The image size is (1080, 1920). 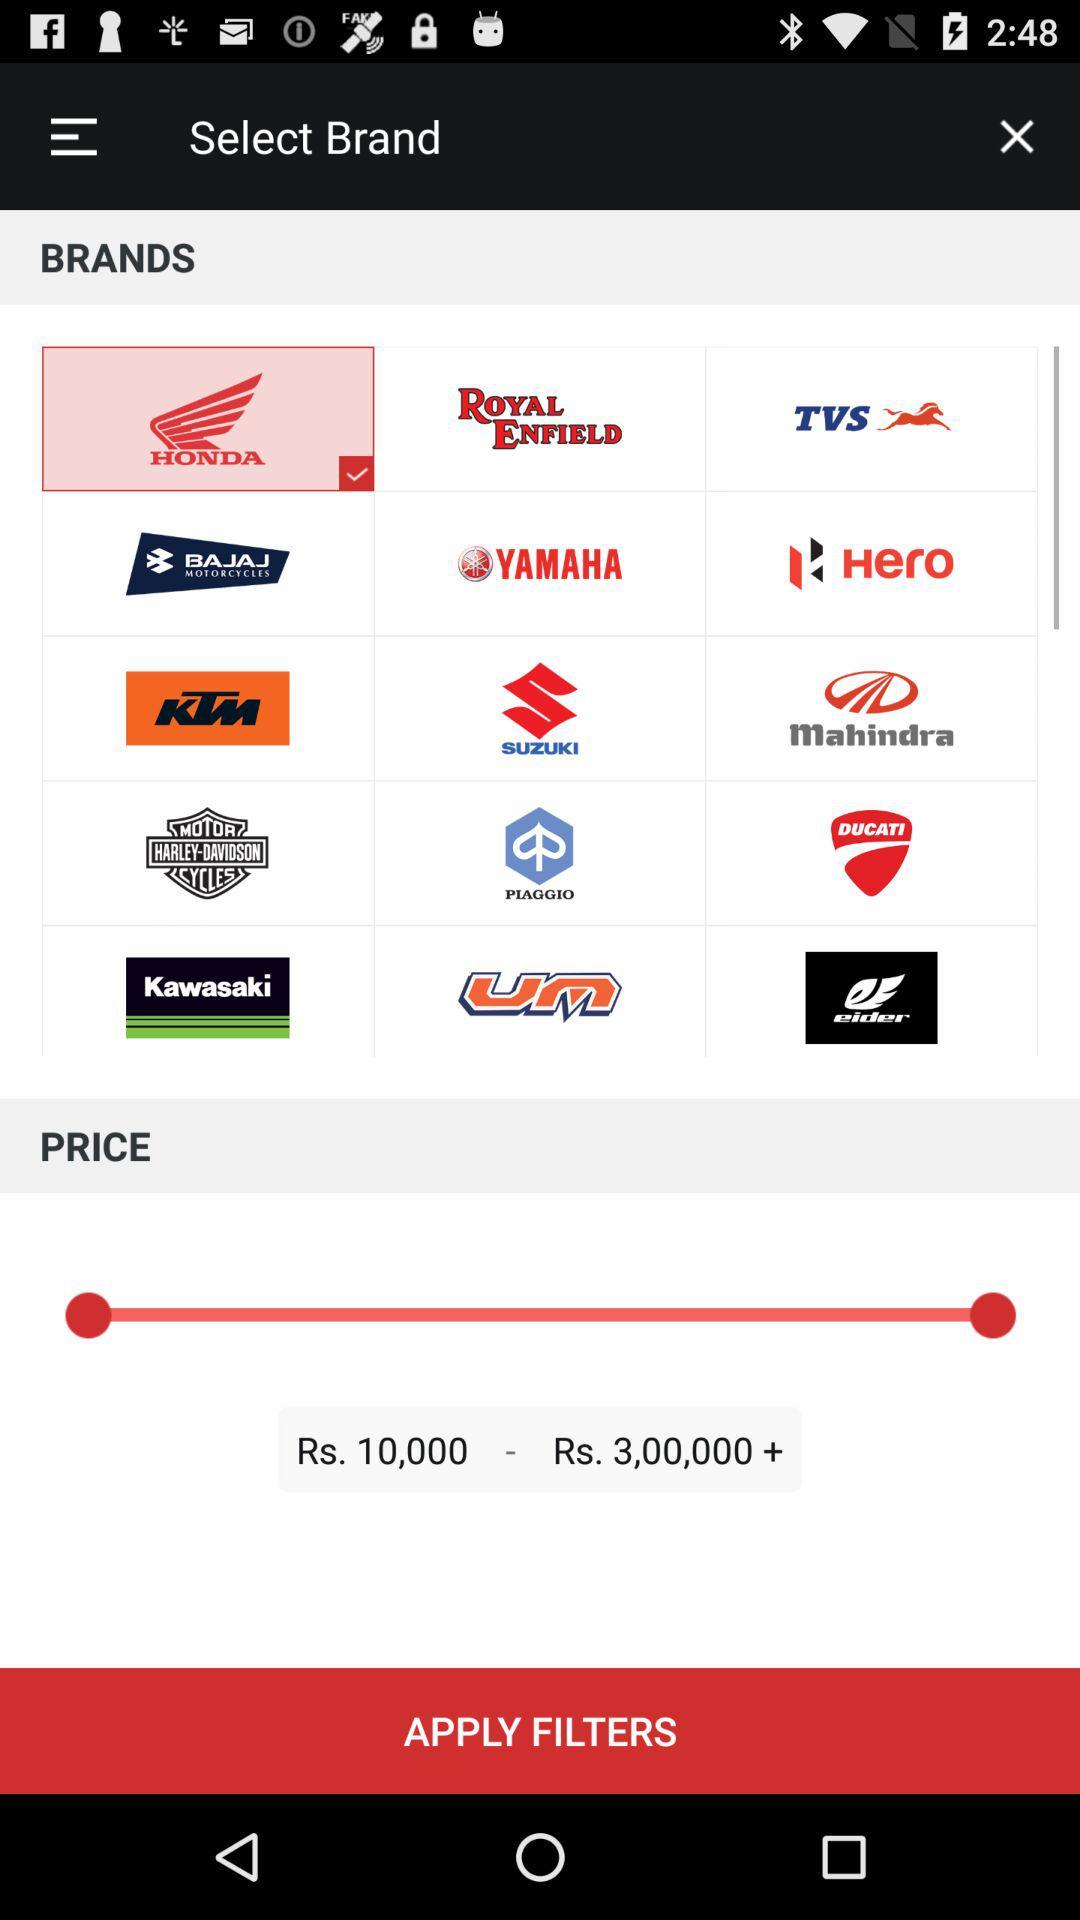 I want to click on the icon to the right of the select brand icon, so click(x=1017, y=135).